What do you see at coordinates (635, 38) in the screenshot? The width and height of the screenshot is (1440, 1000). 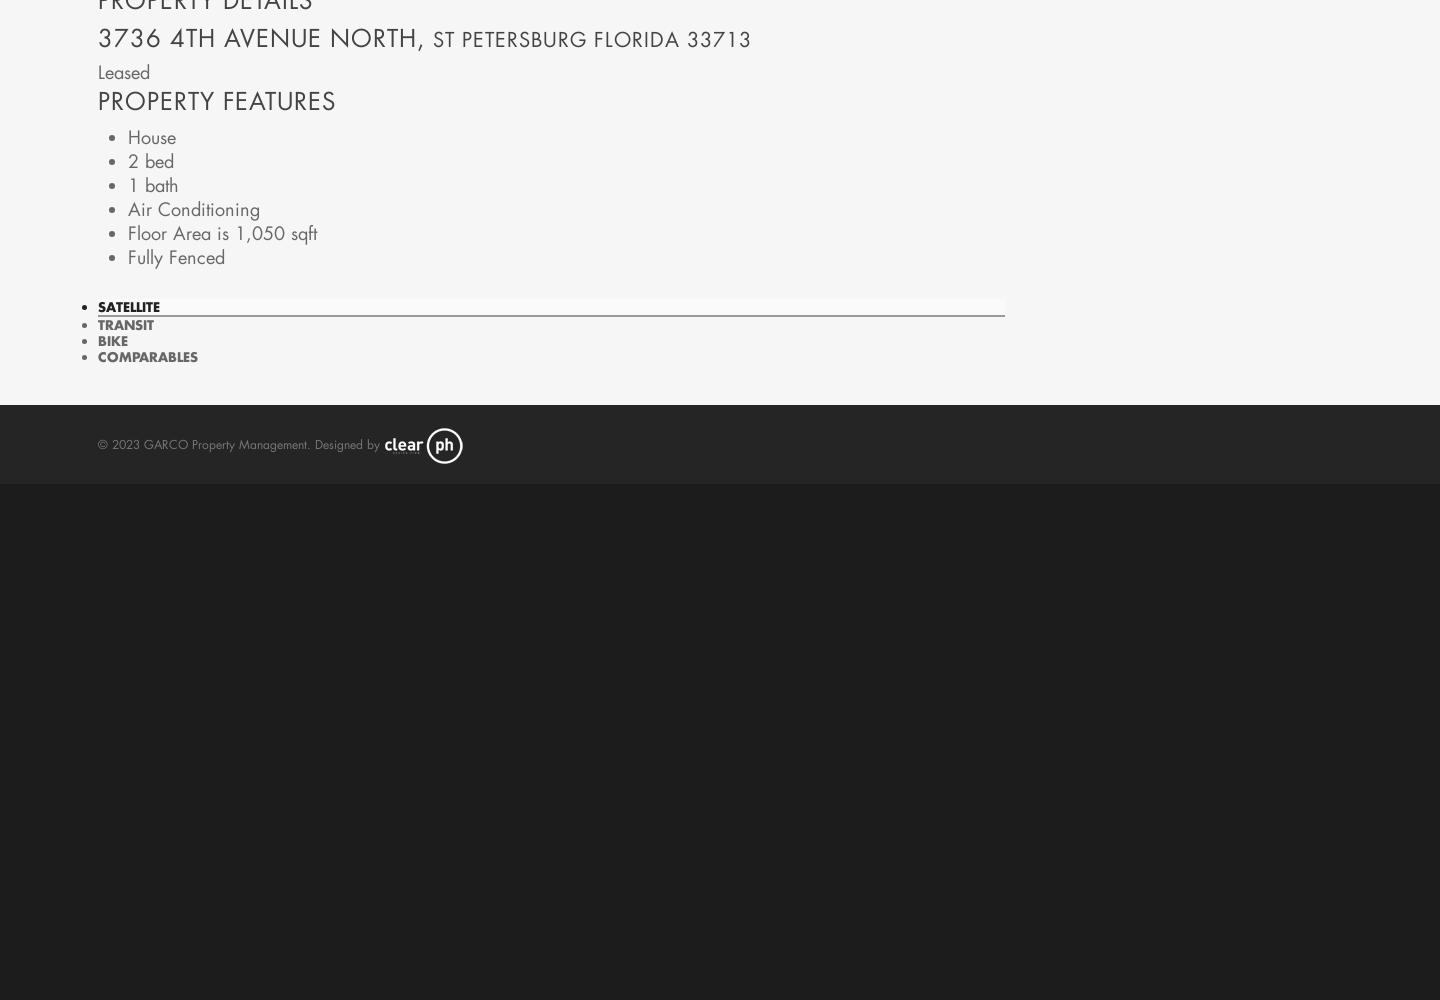 I see `'Florida'` at bounding box center [635, 38].